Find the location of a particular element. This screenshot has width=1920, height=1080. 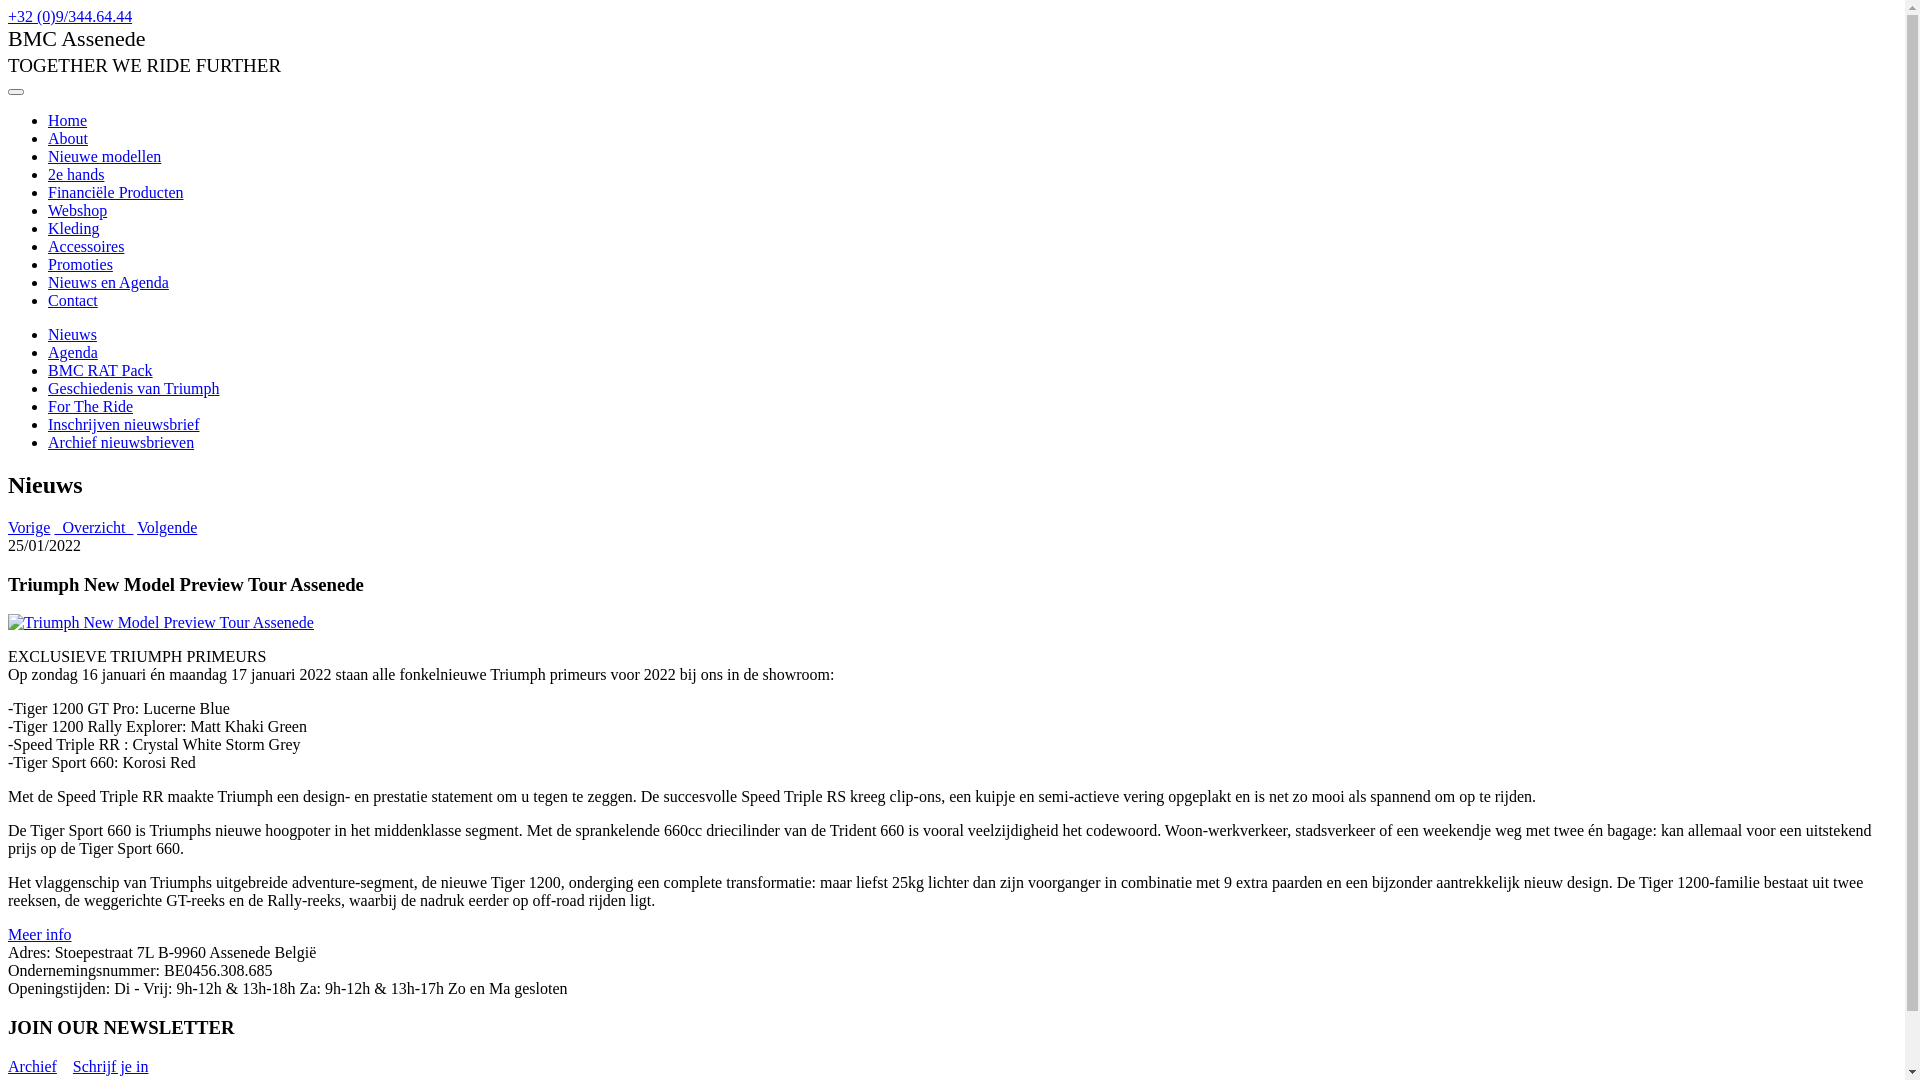

'2e hands' is located at coordinates (76, 173).